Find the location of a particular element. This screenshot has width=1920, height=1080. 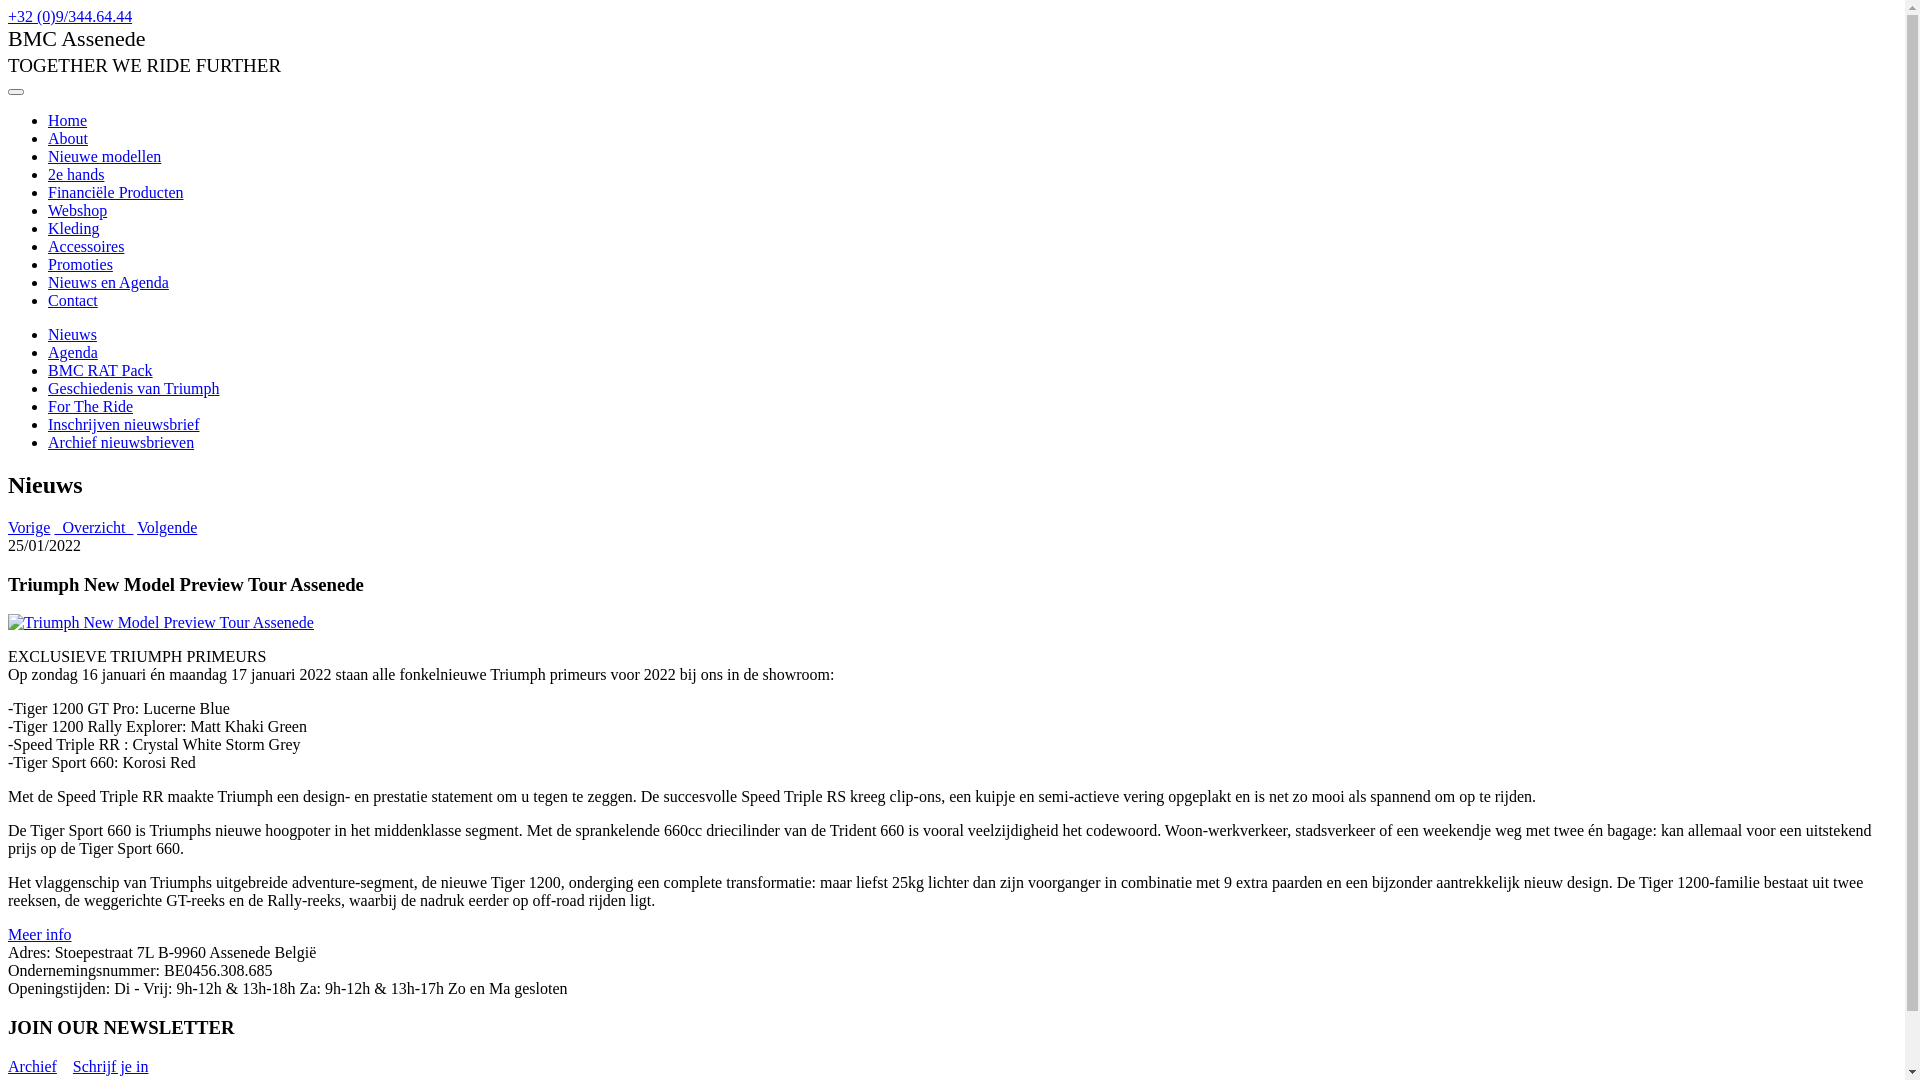

'2e hands' is located at coordinates (76, 173).